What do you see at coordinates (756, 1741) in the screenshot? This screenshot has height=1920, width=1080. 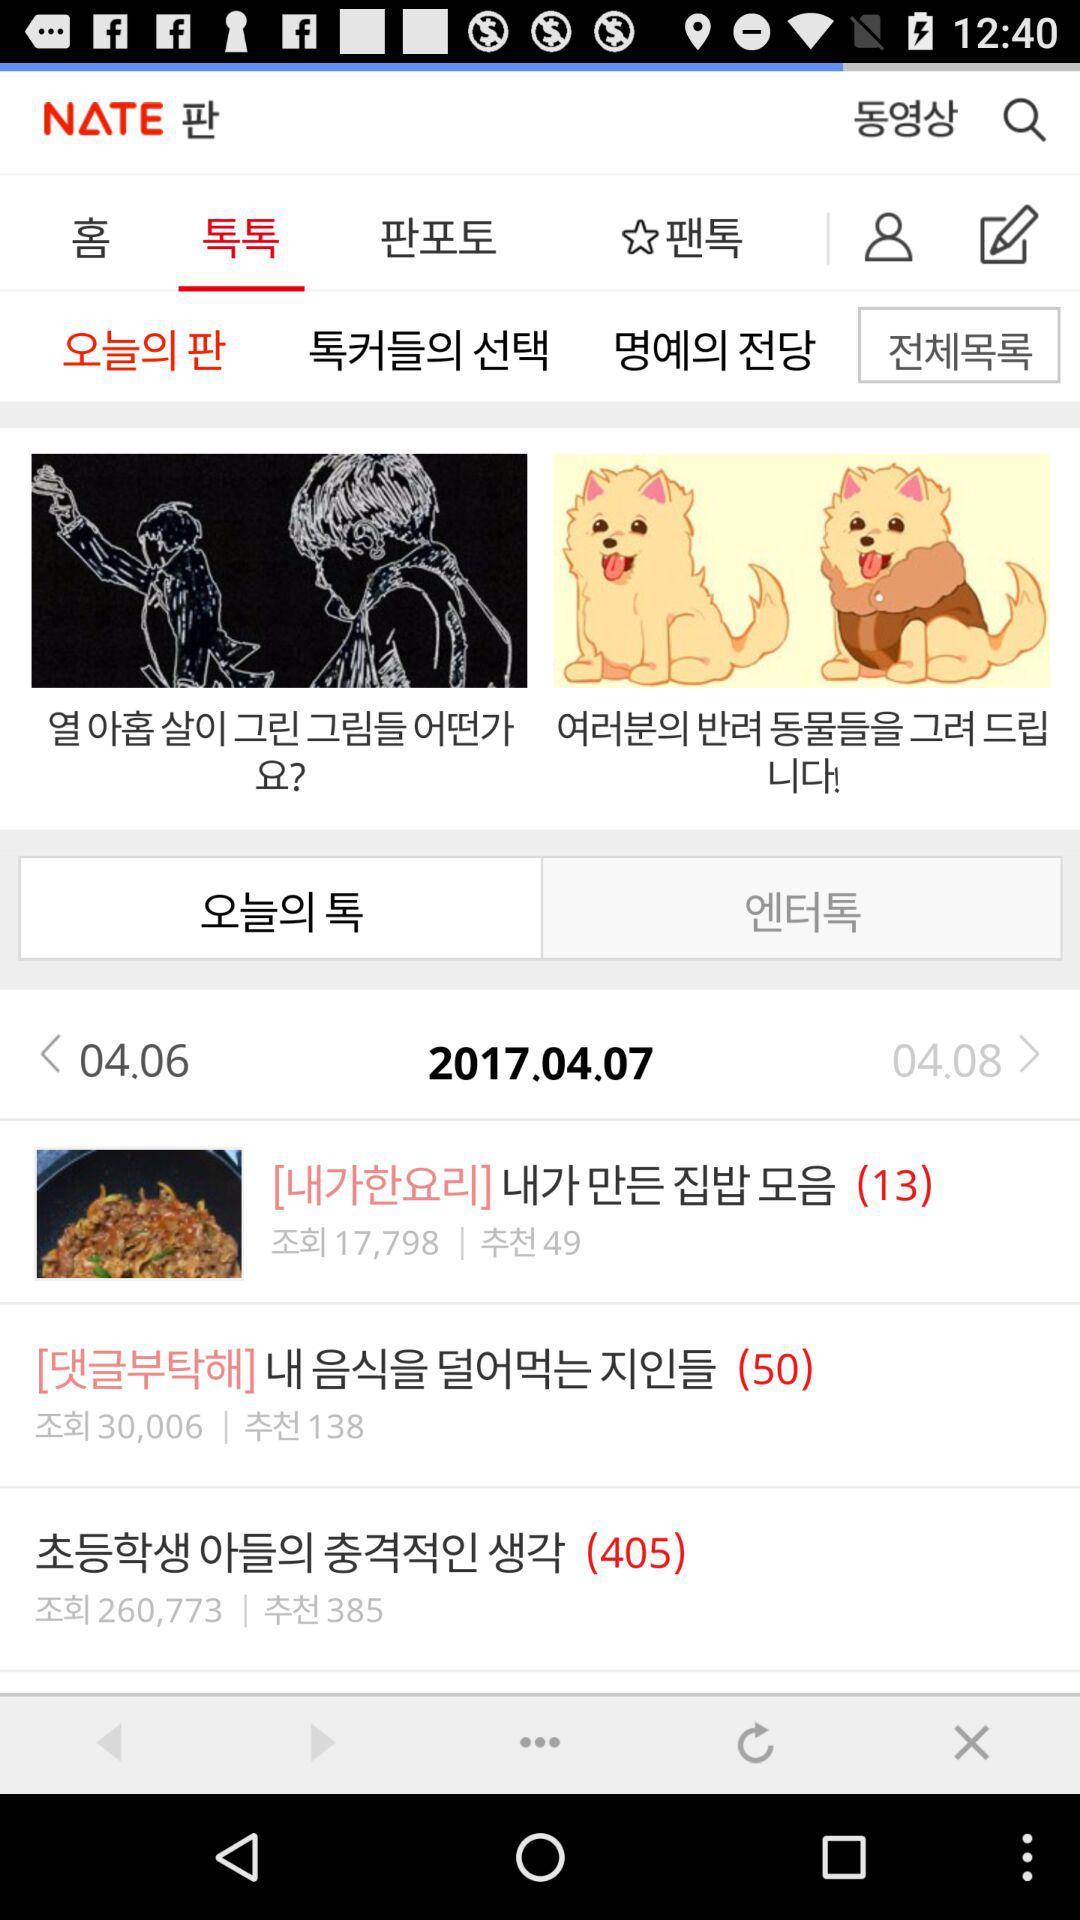 I see `refreshing option` at bounding box center [756, 1741].